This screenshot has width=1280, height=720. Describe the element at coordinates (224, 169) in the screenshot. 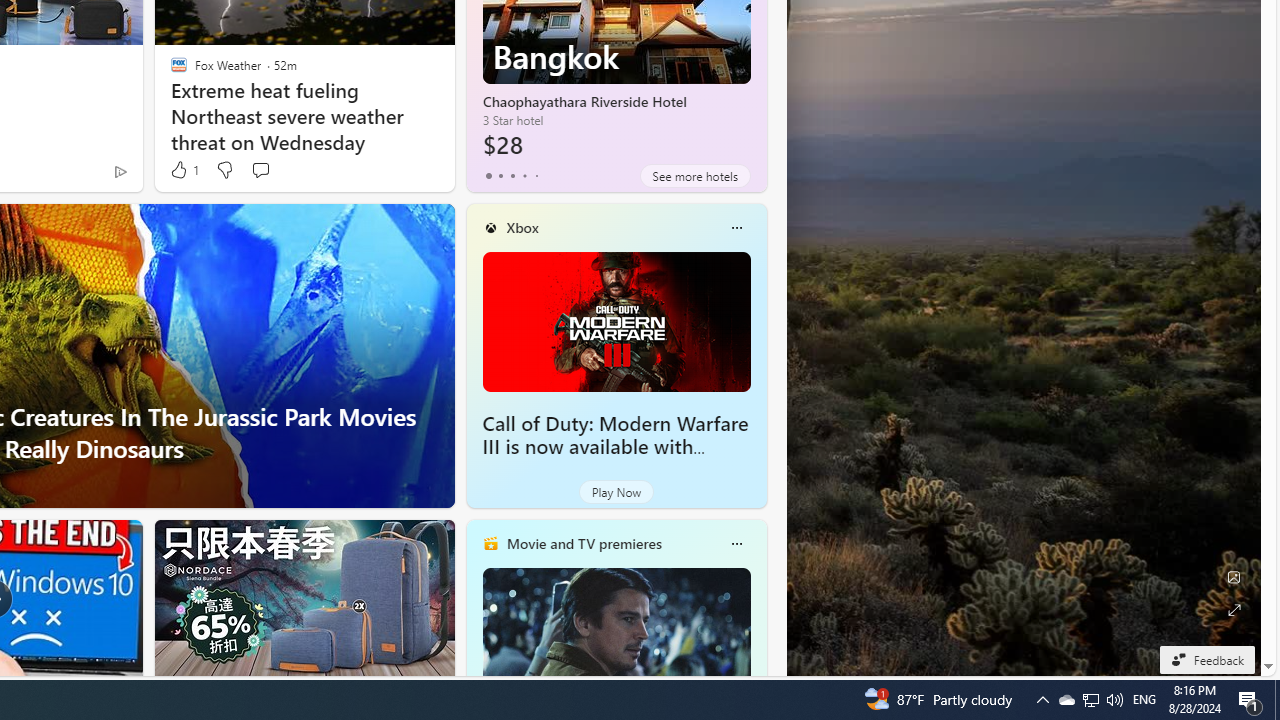

I see `'Dislike'` at that location.